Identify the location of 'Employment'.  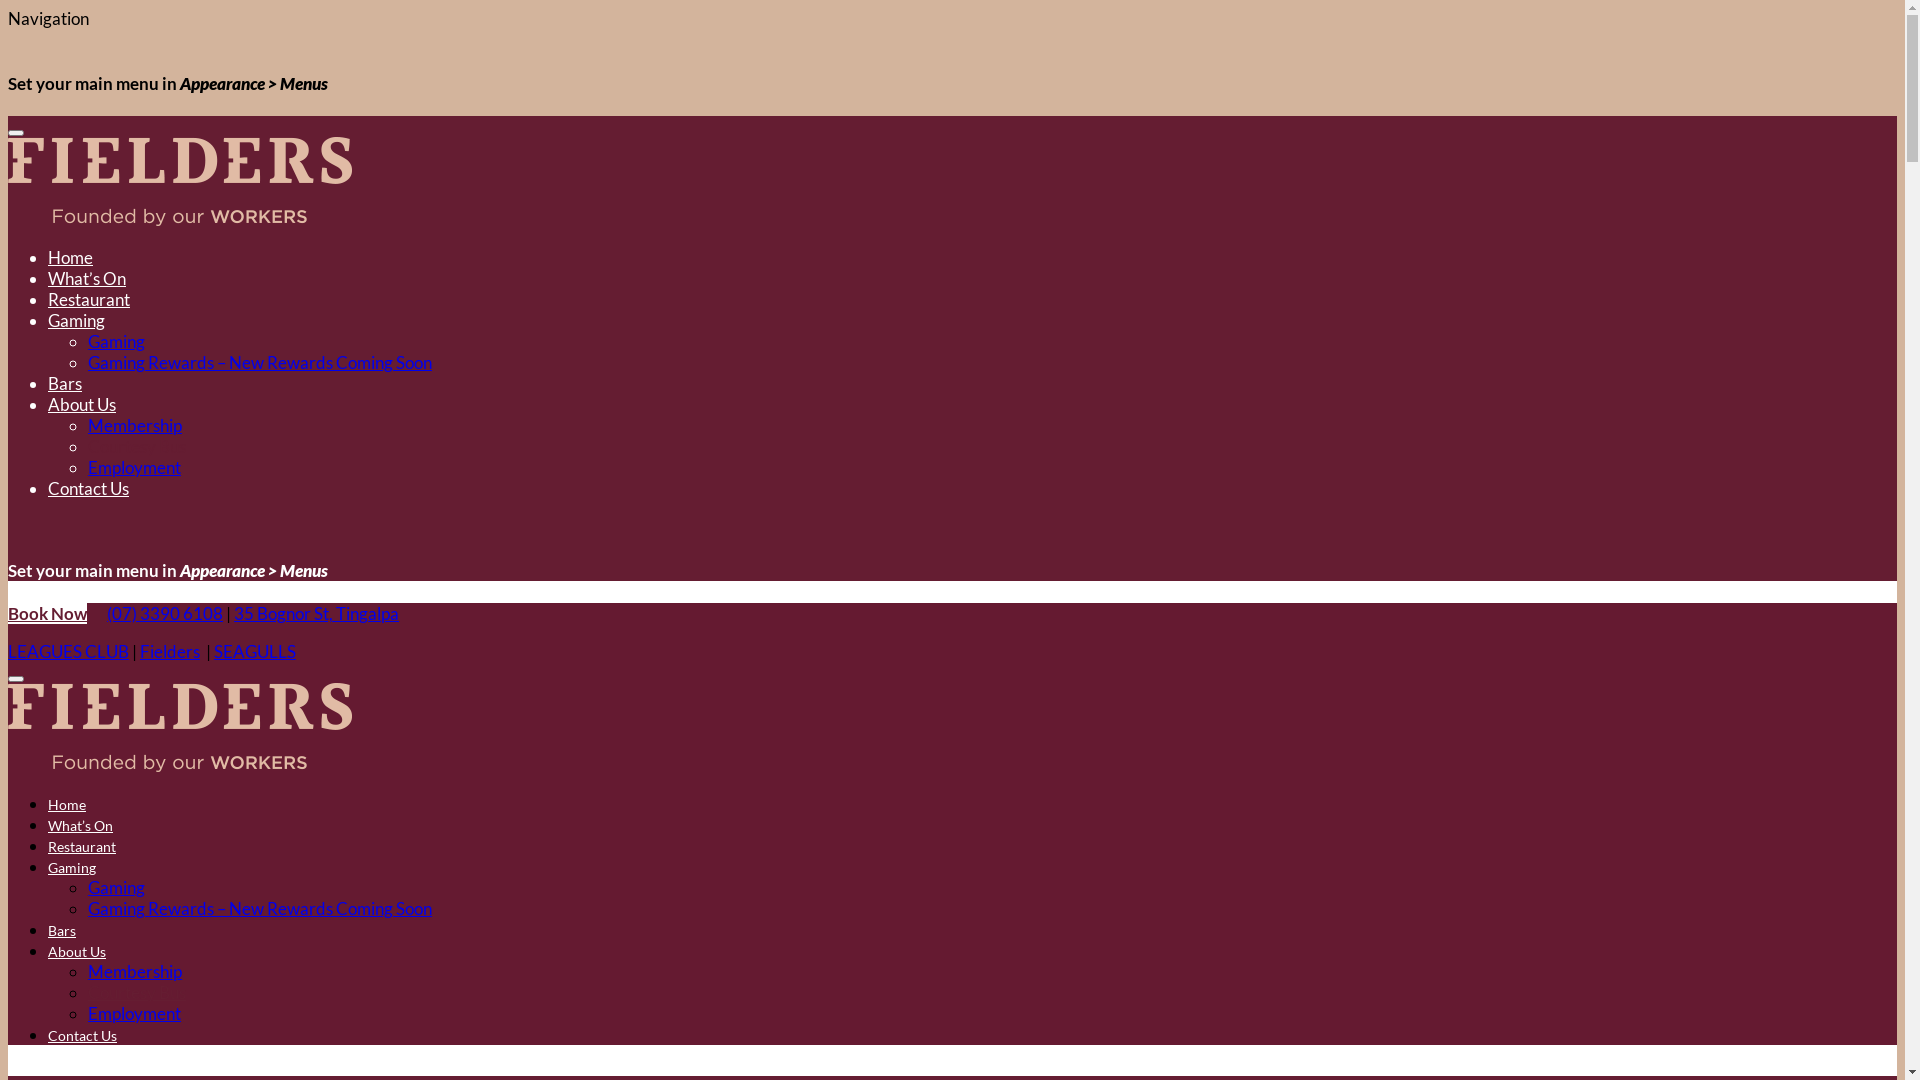
(133, 467).